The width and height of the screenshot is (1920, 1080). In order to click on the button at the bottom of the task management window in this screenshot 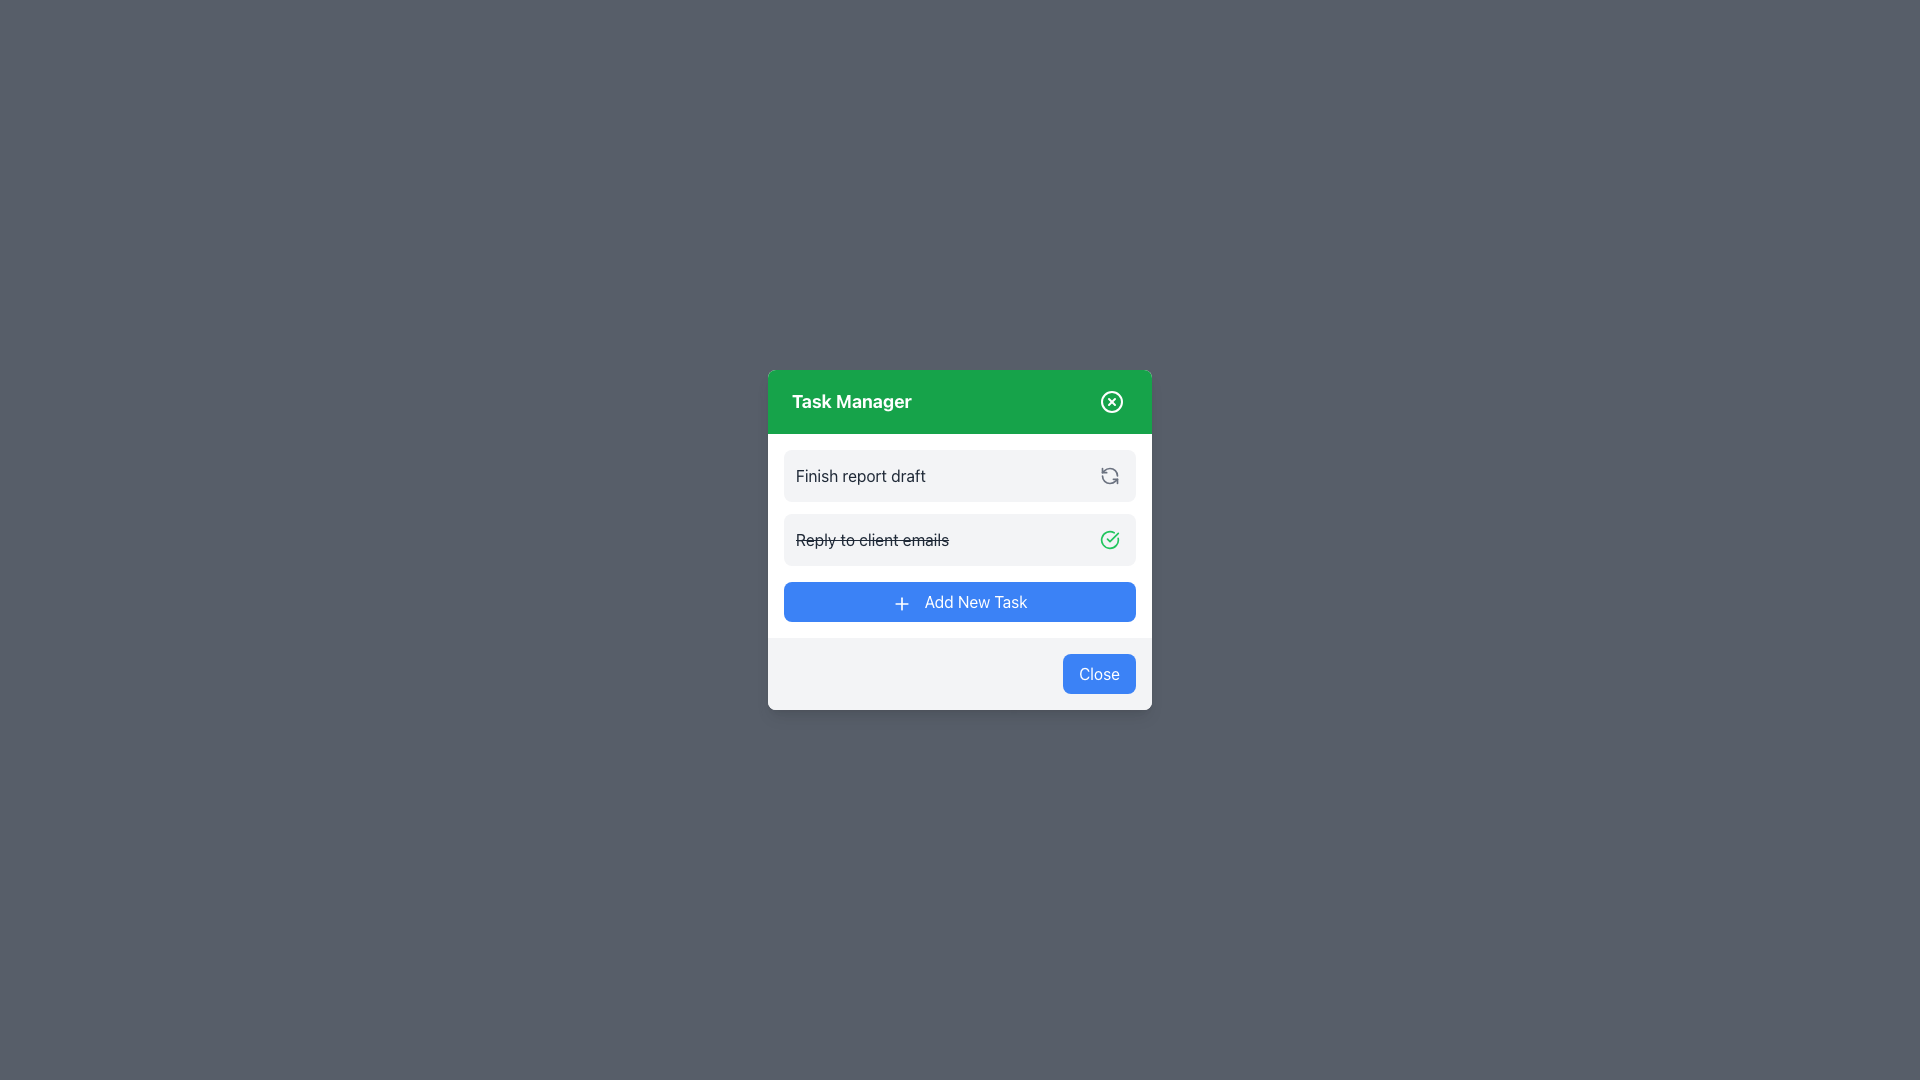, I will do `click(960, 600)`.